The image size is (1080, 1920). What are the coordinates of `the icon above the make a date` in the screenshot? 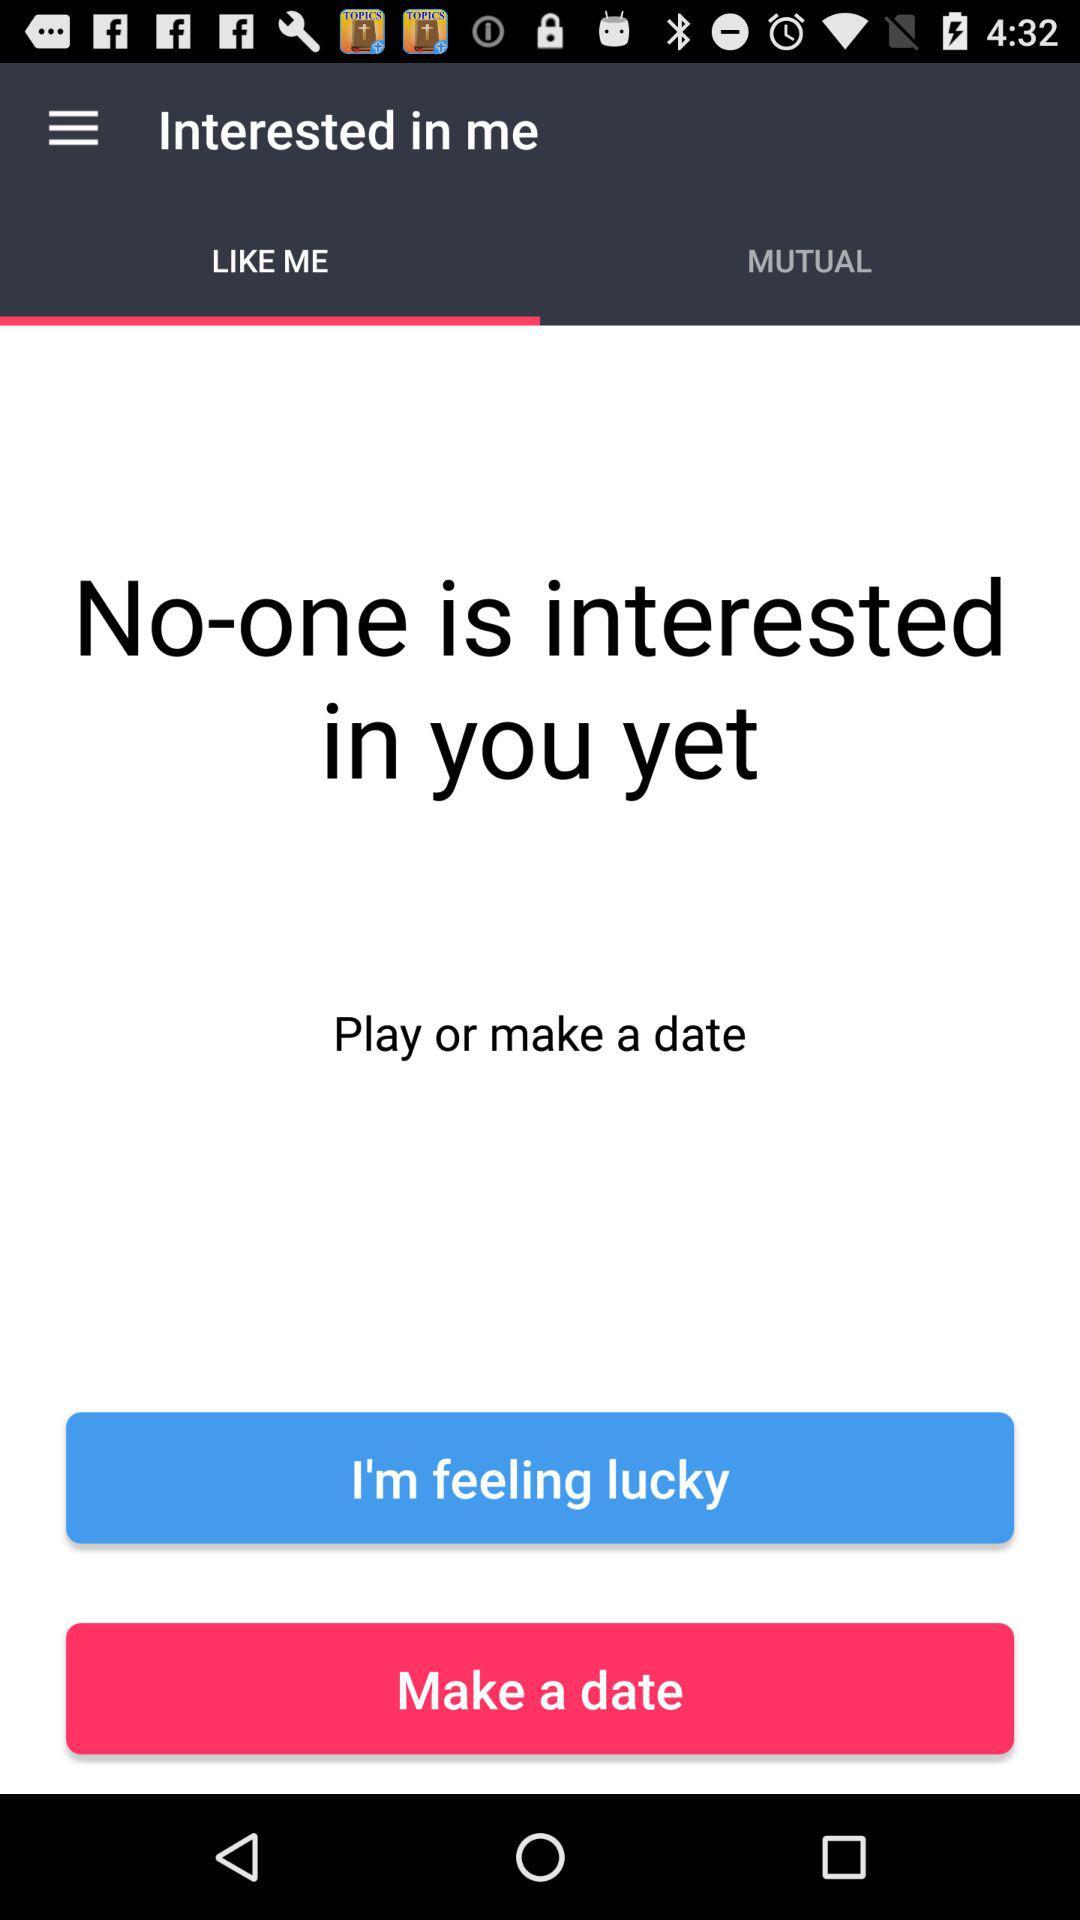 It's located at (540, 1477).